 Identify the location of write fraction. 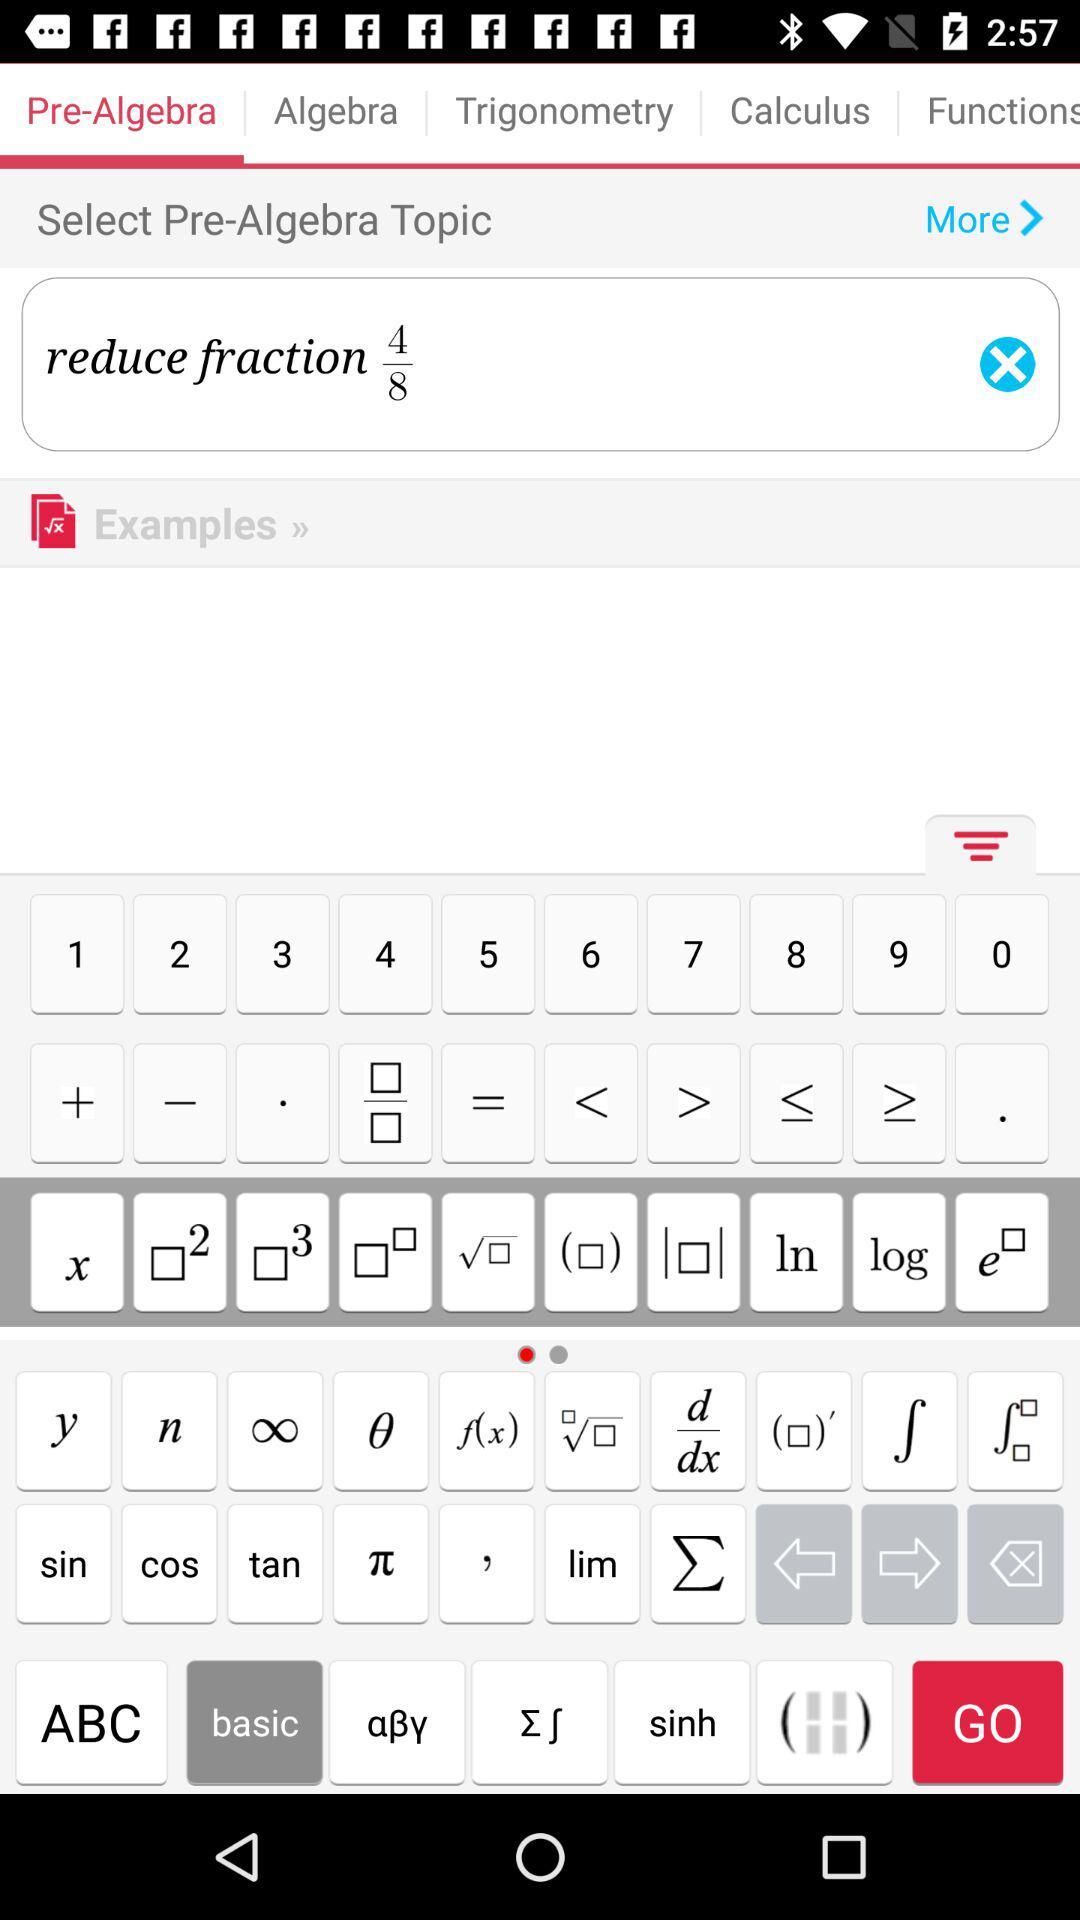
(385, 1101).